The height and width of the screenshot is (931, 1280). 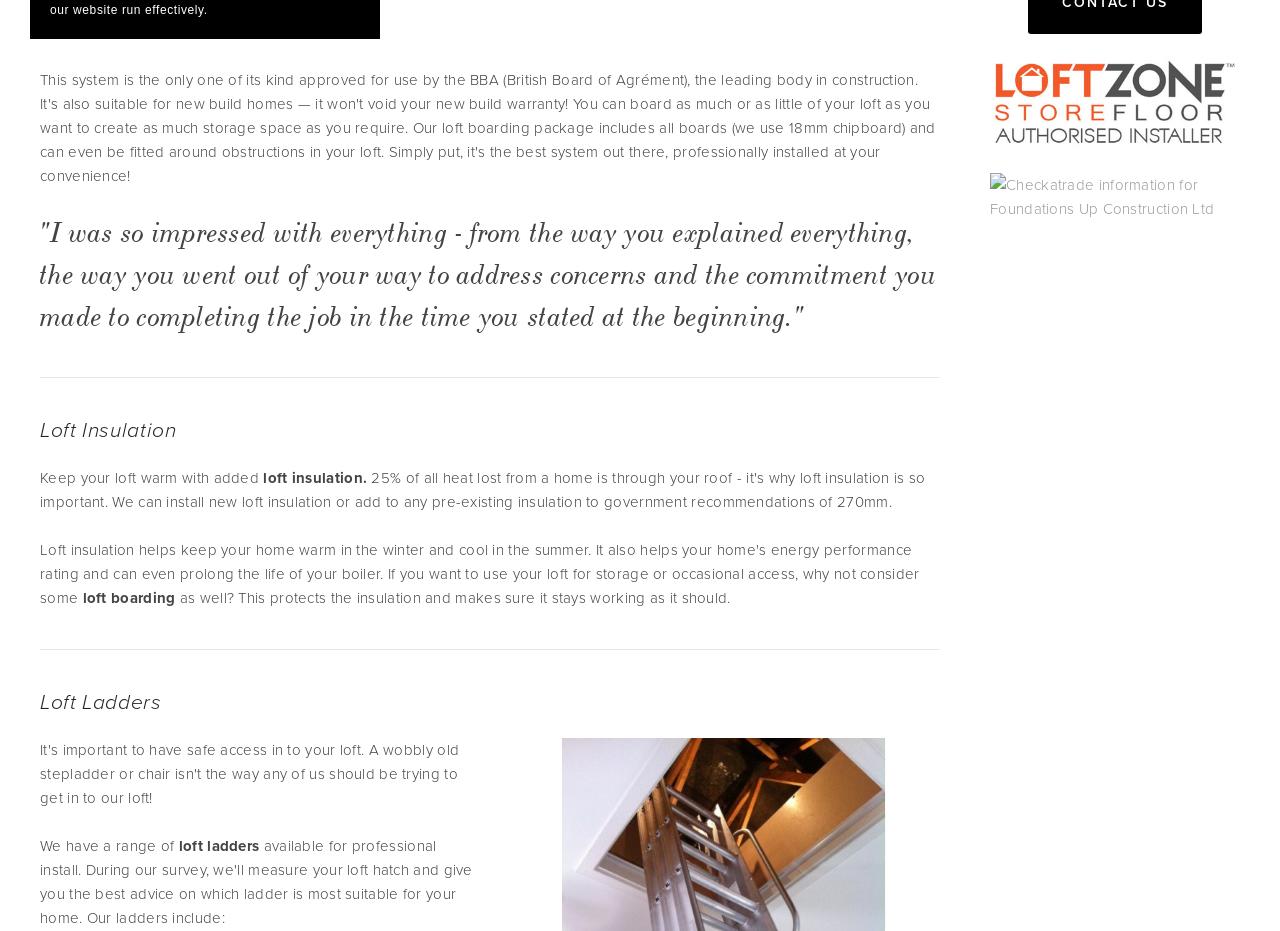 I want to click on 'available for professional install. During our survey, we'll measure your loft hatch and give you the best advice on which ladder is most suitable for your home. Our ladders include:', so click(x=255, y=882).